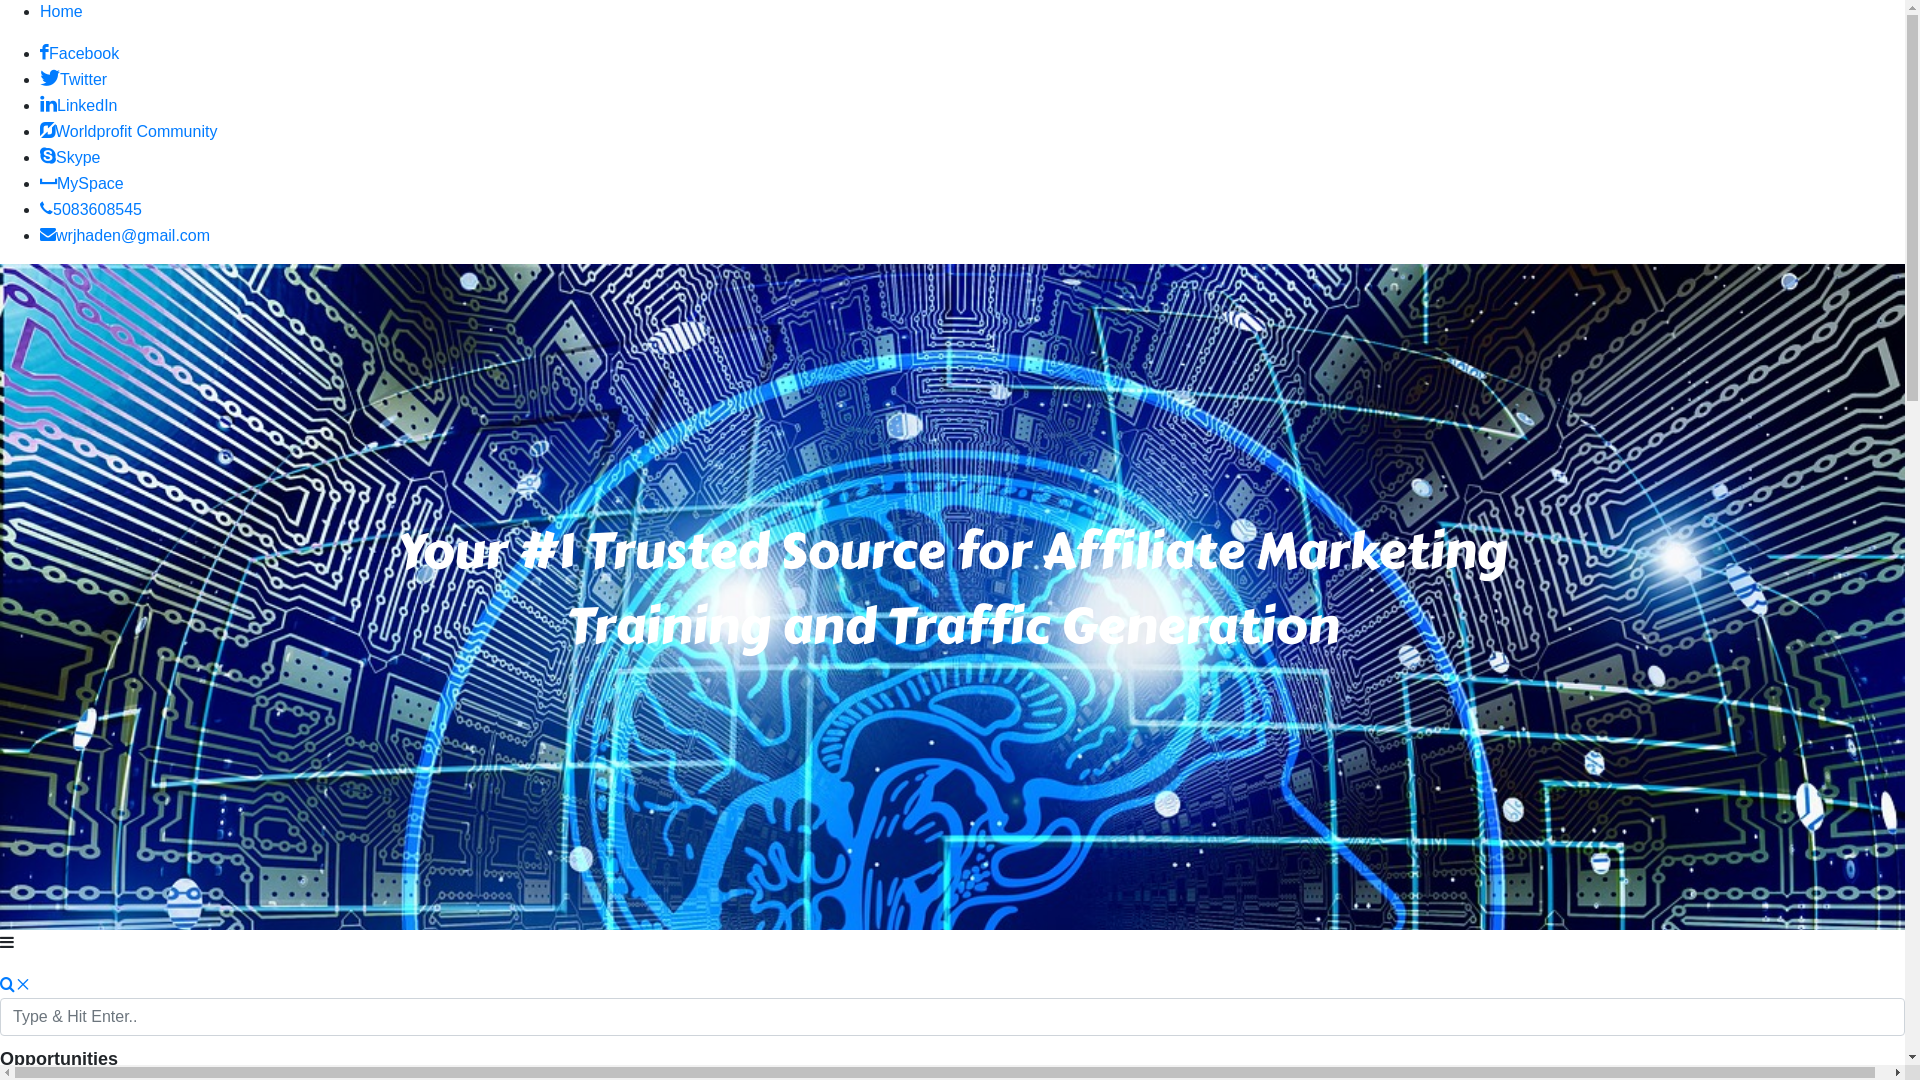  I want to click on 'Home', so click(61, 11).